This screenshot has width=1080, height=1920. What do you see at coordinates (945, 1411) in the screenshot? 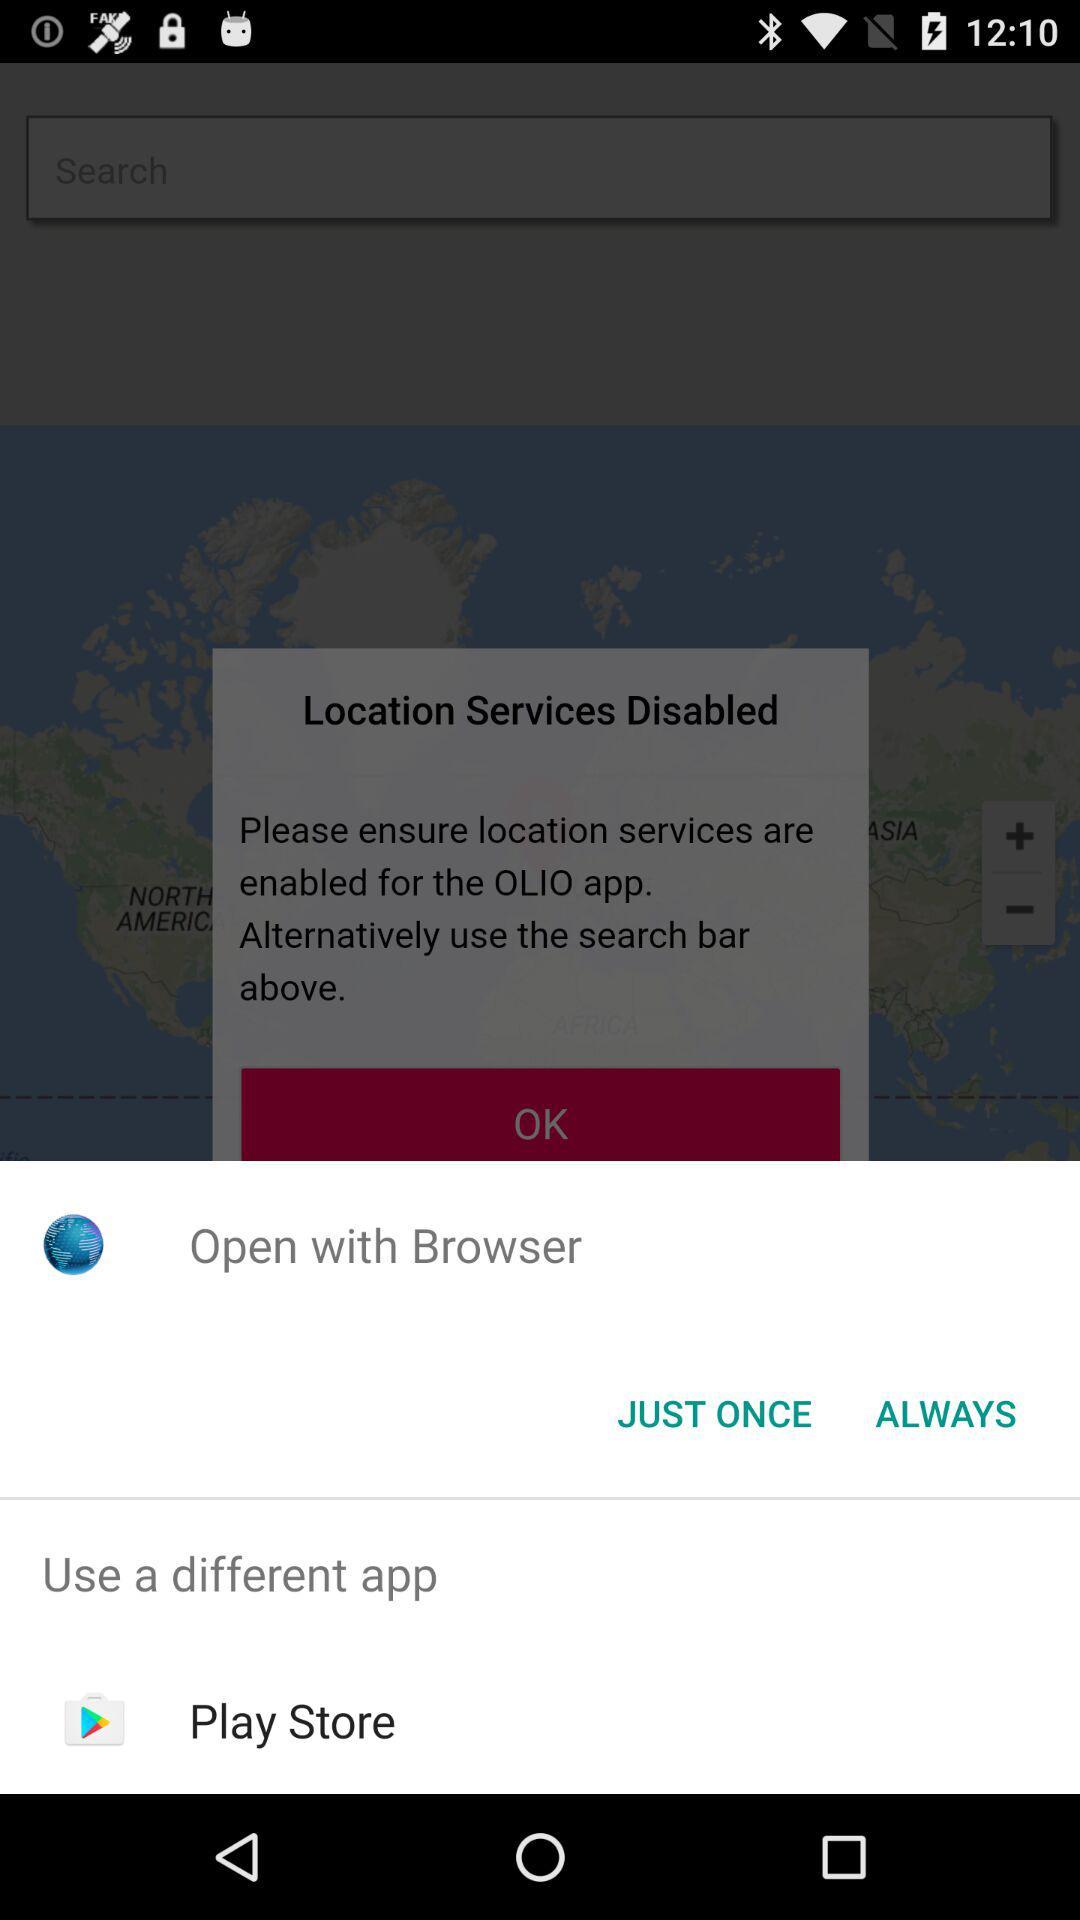
I see `the always` at bounding box center [945, 1411].